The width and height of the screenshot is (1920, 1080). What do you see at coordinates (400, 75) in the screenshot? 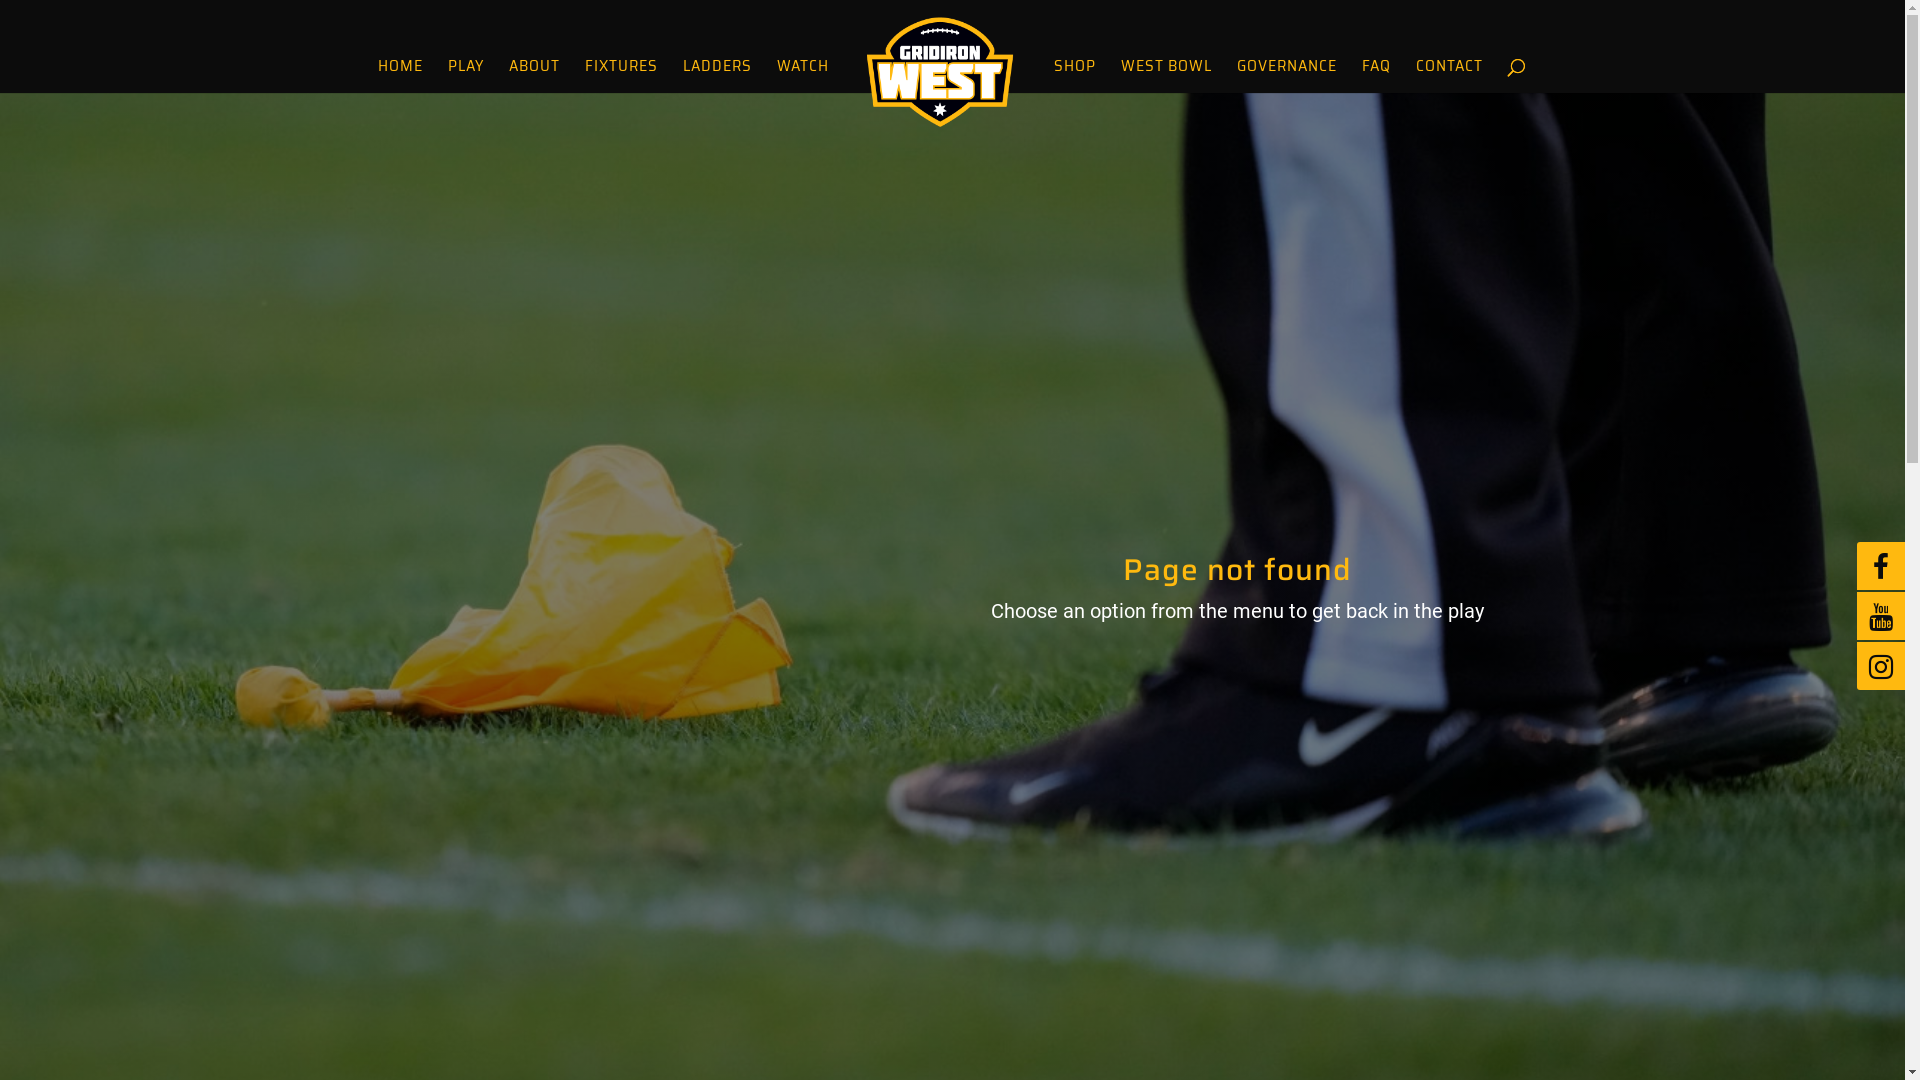
I see `'HOME'` at bounding box center [400, 75].